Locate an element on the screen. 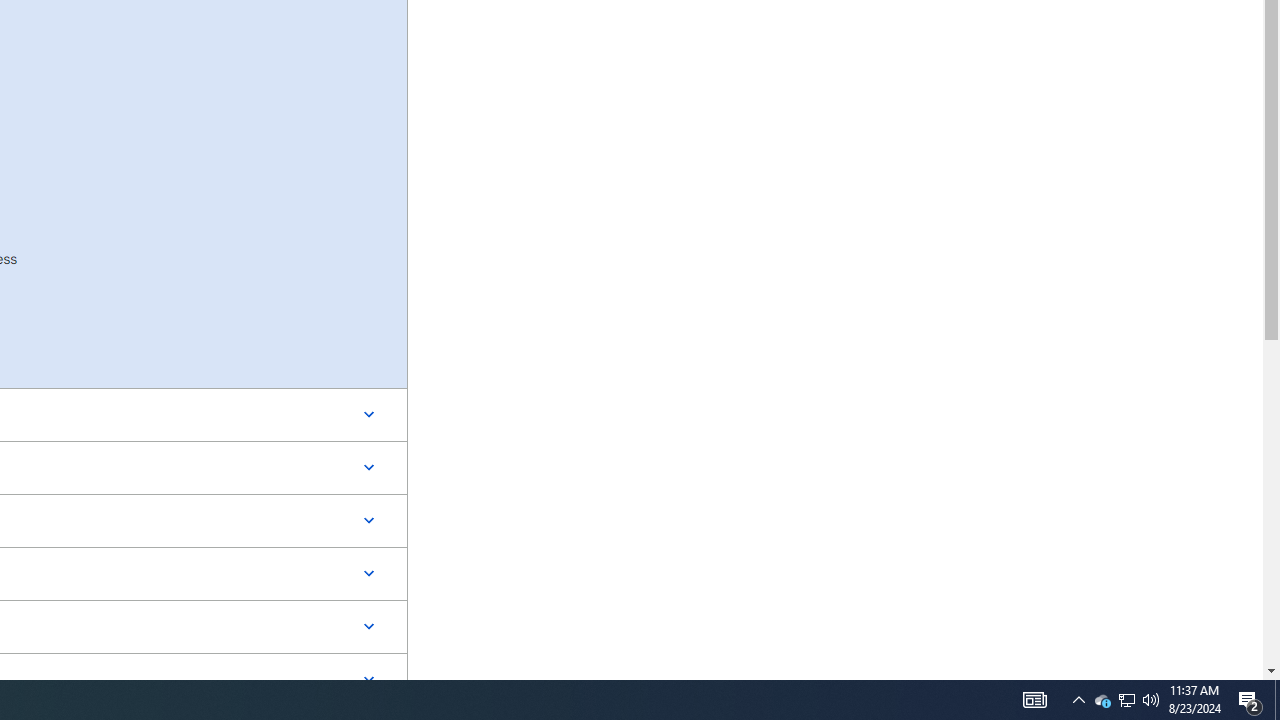 The height and width of the screenshot is (720, 1280). 'Show desktop' is located at coordinates (1276, 698).